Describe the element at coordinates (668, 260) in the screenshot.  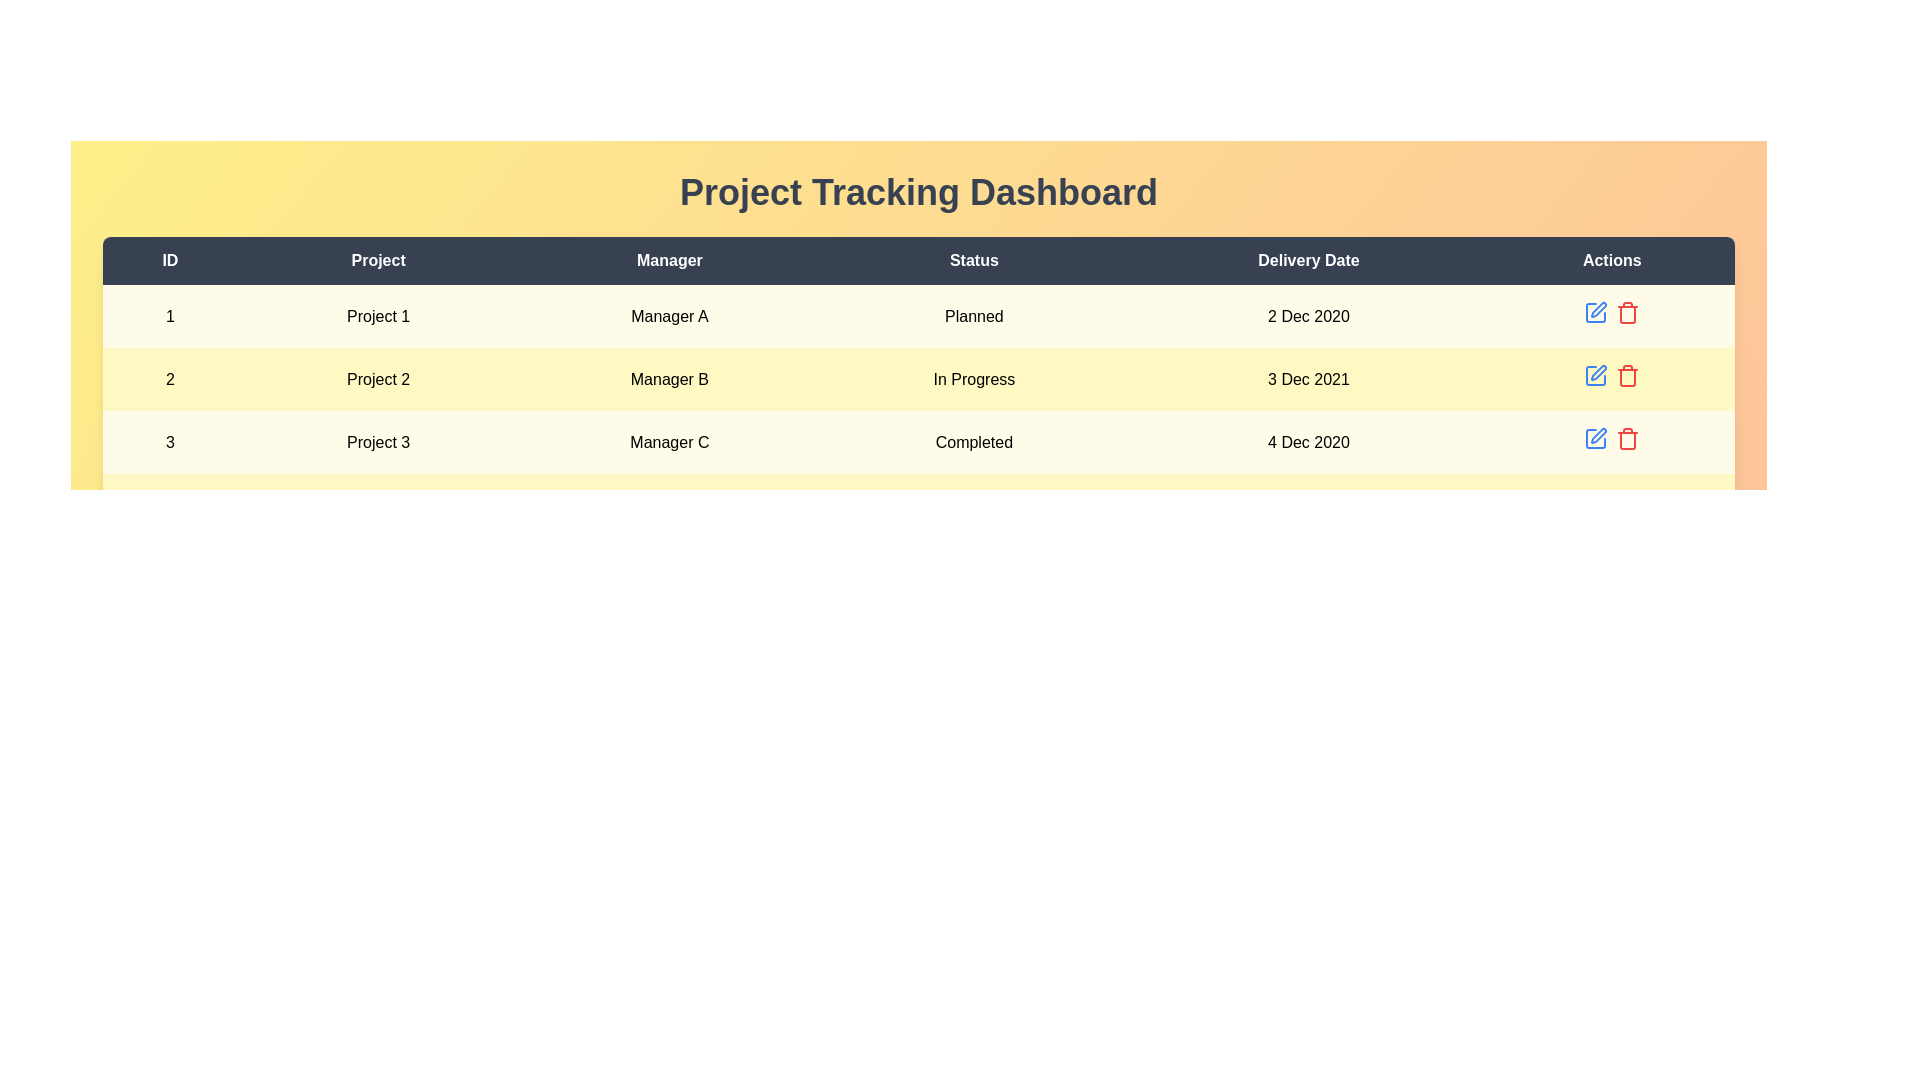
I see `the column header Manager to sort the projects` at that location.